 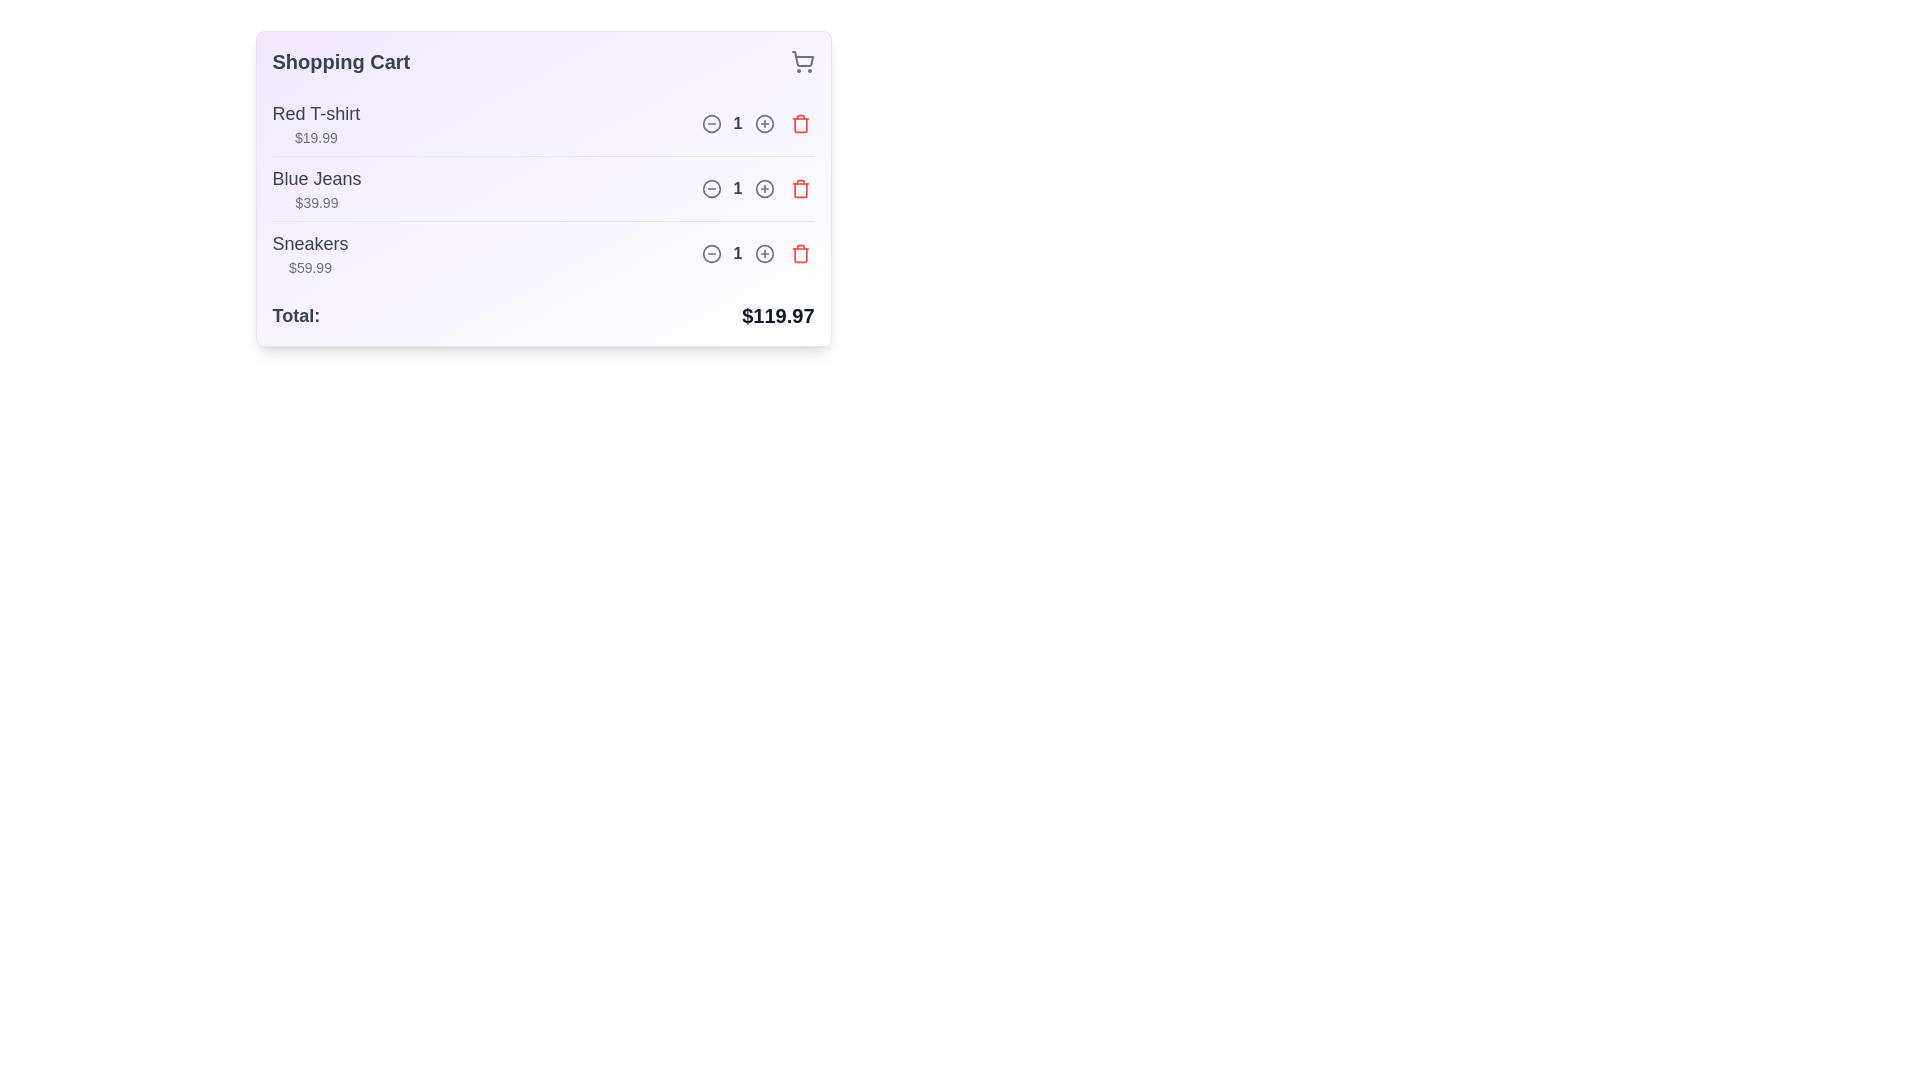 What do you see at coordinates (763, 123) in the screenshot?
I see `the circular shape of the '+' icon in the shopping cart list for 'Blue Jeans'` at bounding box center [763, 123].